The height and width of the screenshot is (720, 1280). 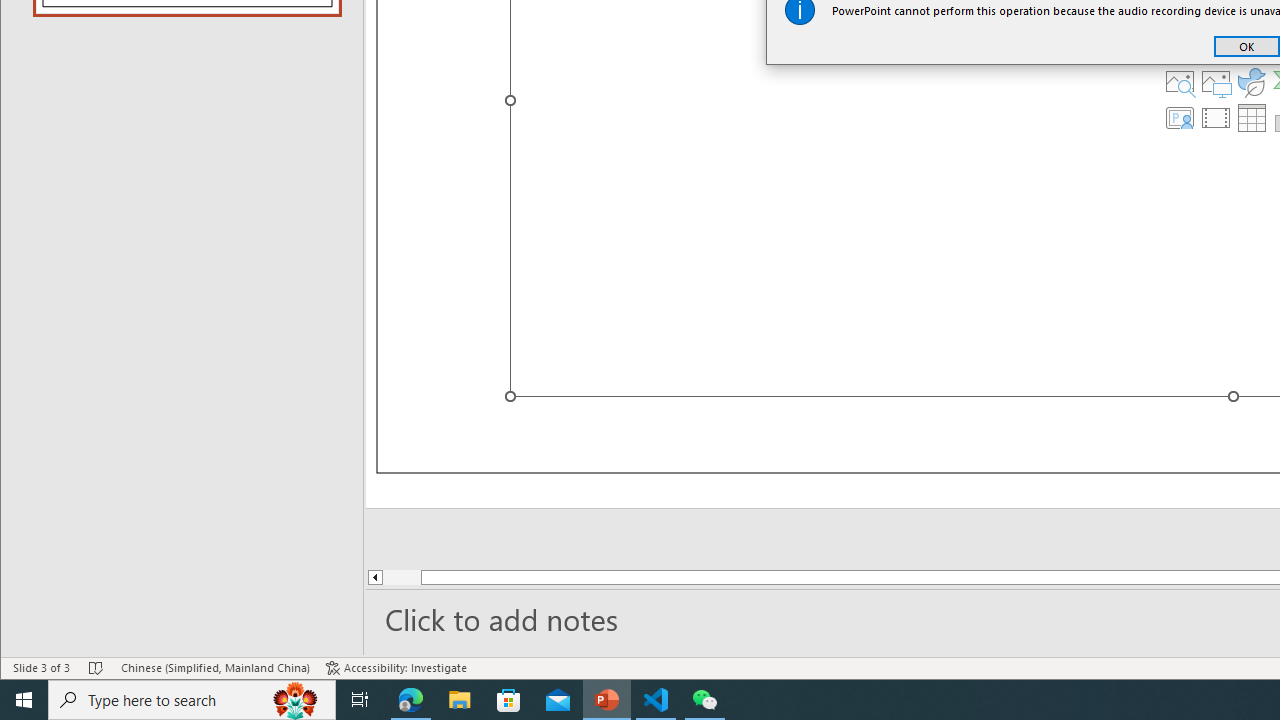 I want to click on 'WeChat - 1 running window', so click(x=705, y=698).